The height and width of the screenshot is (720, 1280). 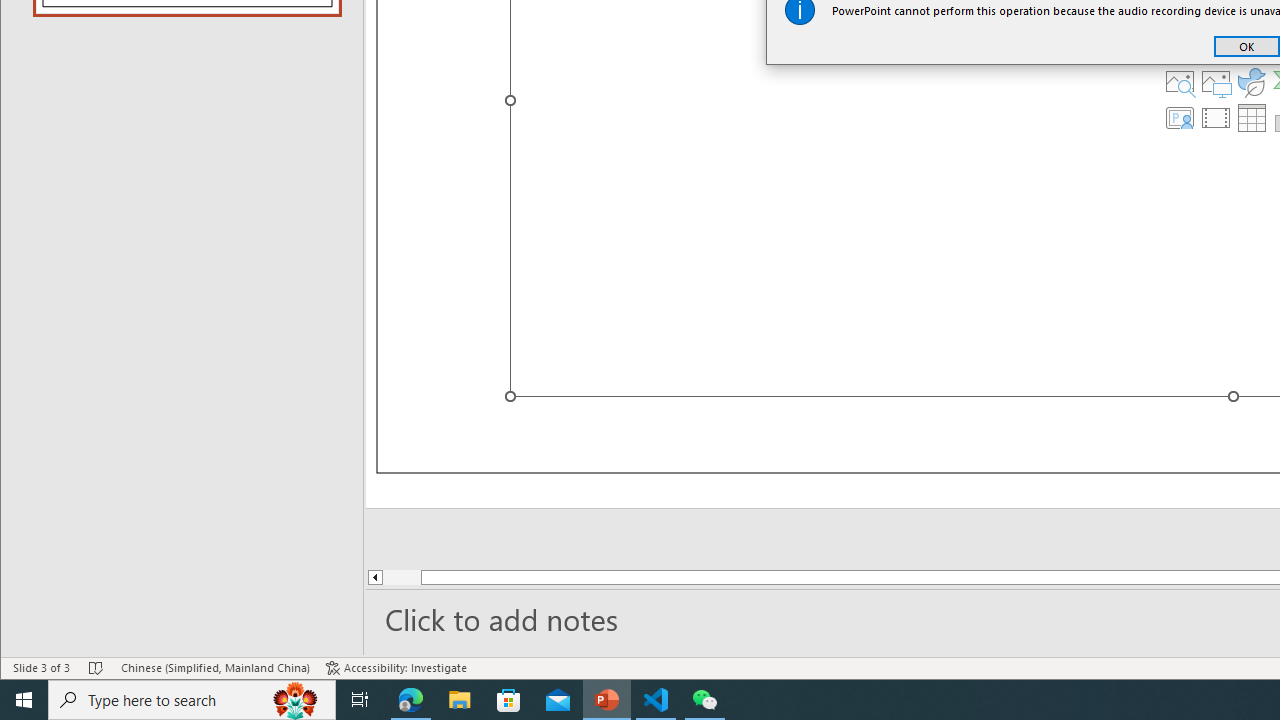 I want to click on 'WeChat - 1 running window', so click(x=705, y=698).